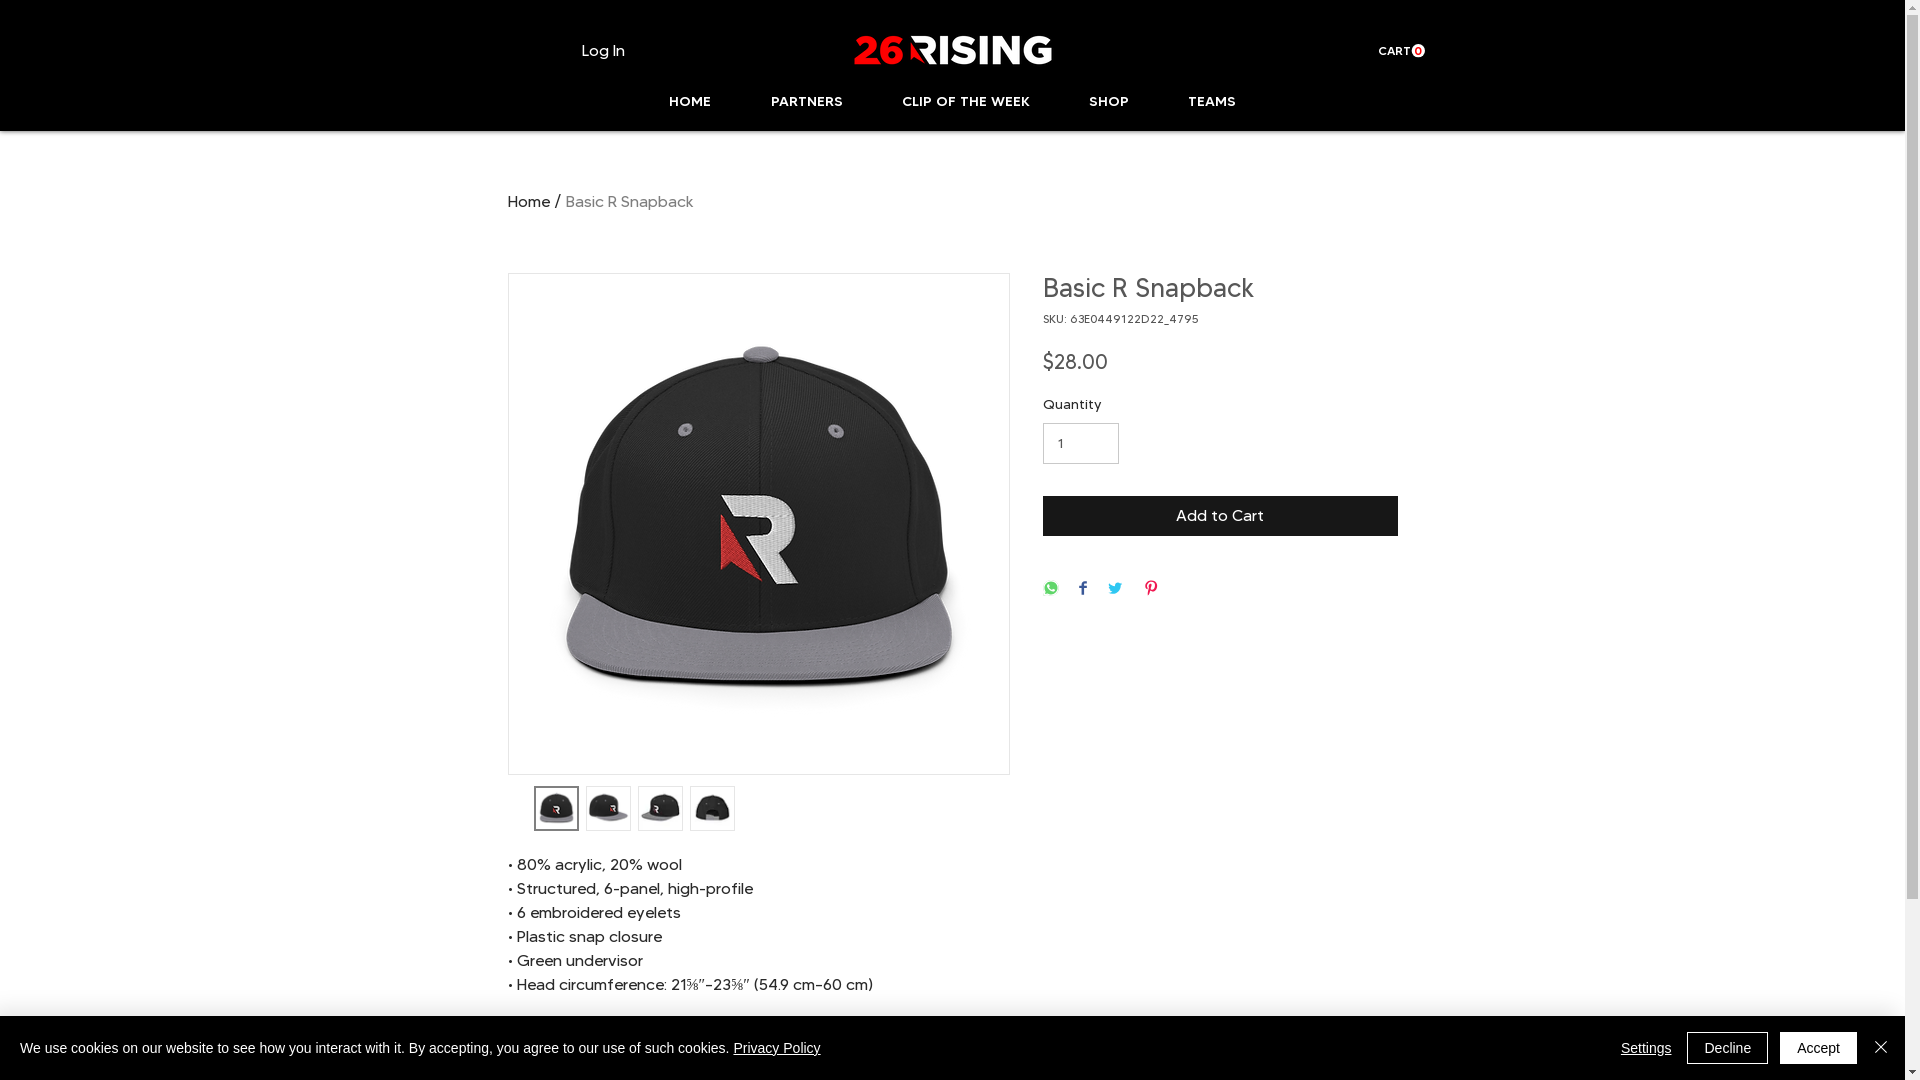 Image resolution: width=1920 pixels, height=1080 pixels. Describe the element at coordinates (806, 101) in the screenshot. I see `'PARTNERS'` at that location.